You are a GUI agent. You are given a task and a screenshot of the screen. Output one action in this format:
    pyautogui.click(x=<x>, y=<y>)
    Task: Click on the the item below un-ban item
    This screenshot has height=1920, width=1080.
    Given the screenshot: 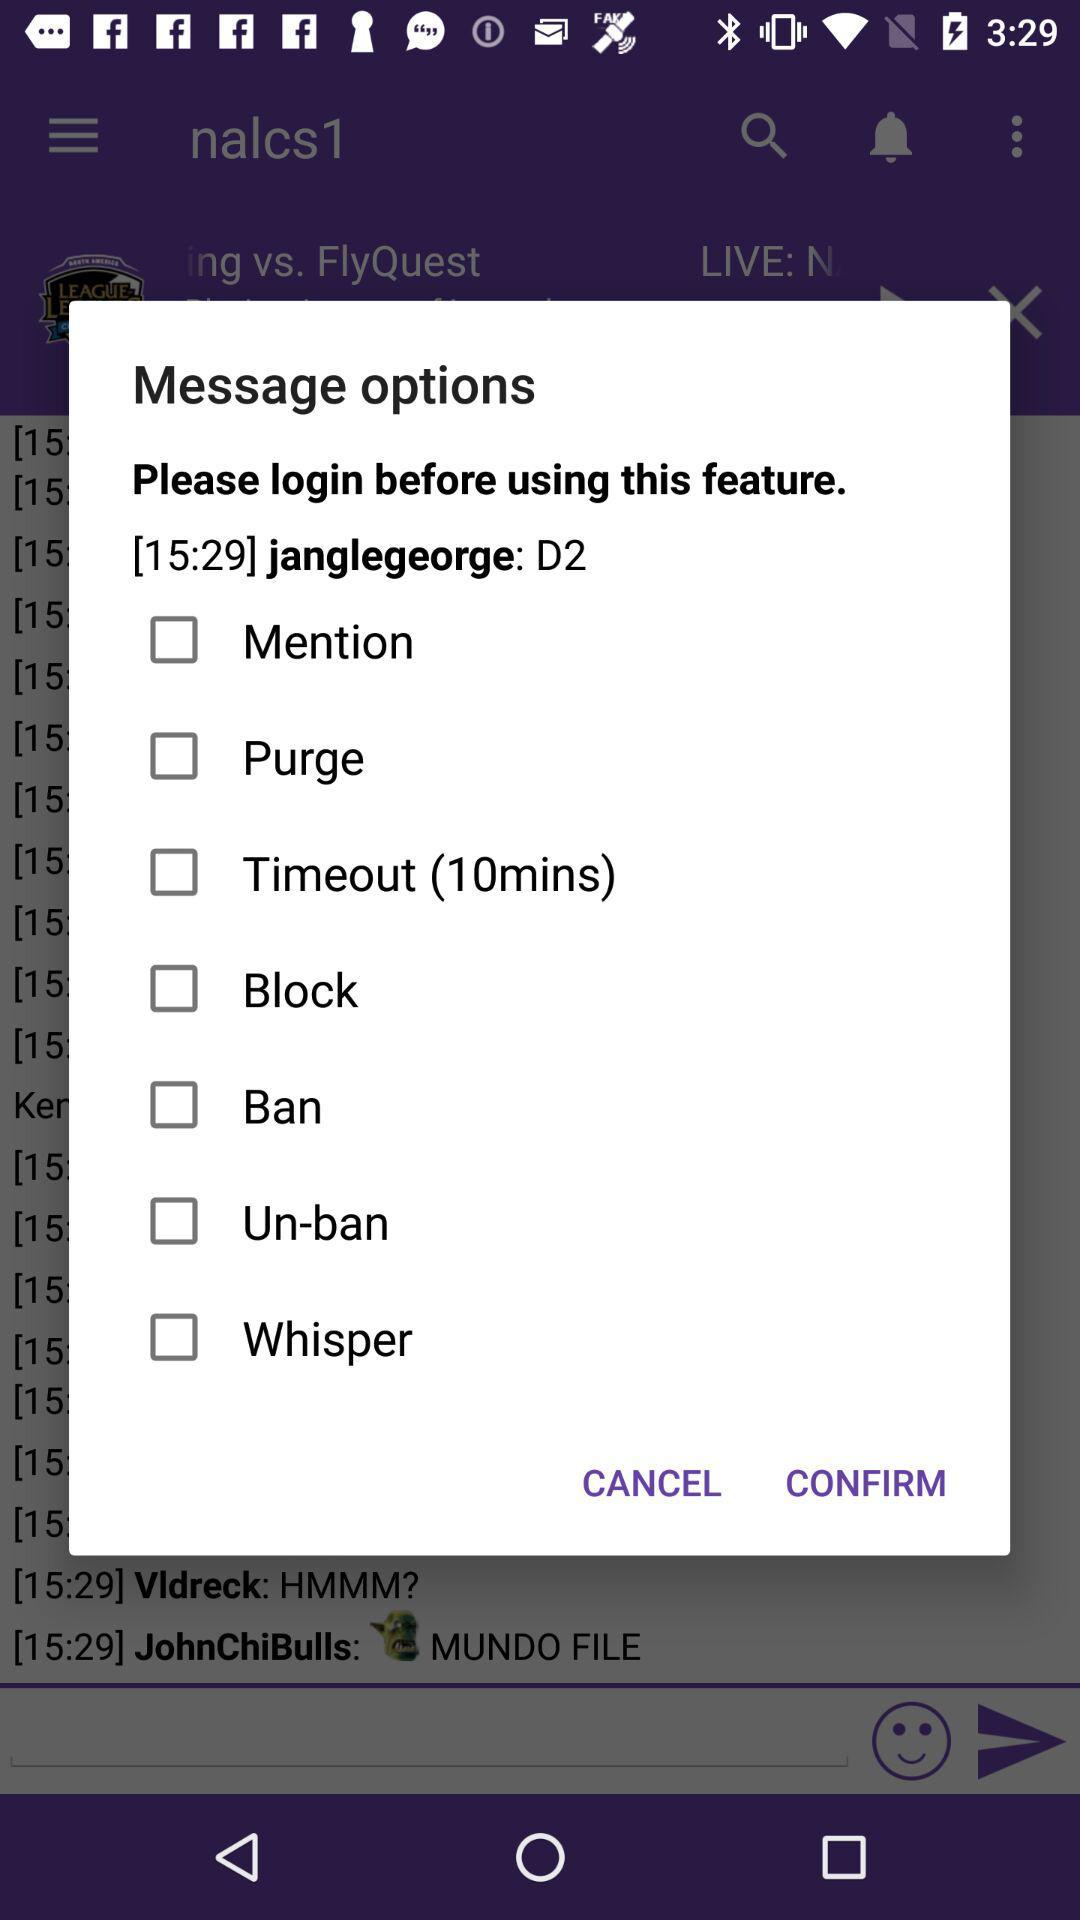 What is the action you would take?
    pyautogui.click(x=538, y=1337)
    